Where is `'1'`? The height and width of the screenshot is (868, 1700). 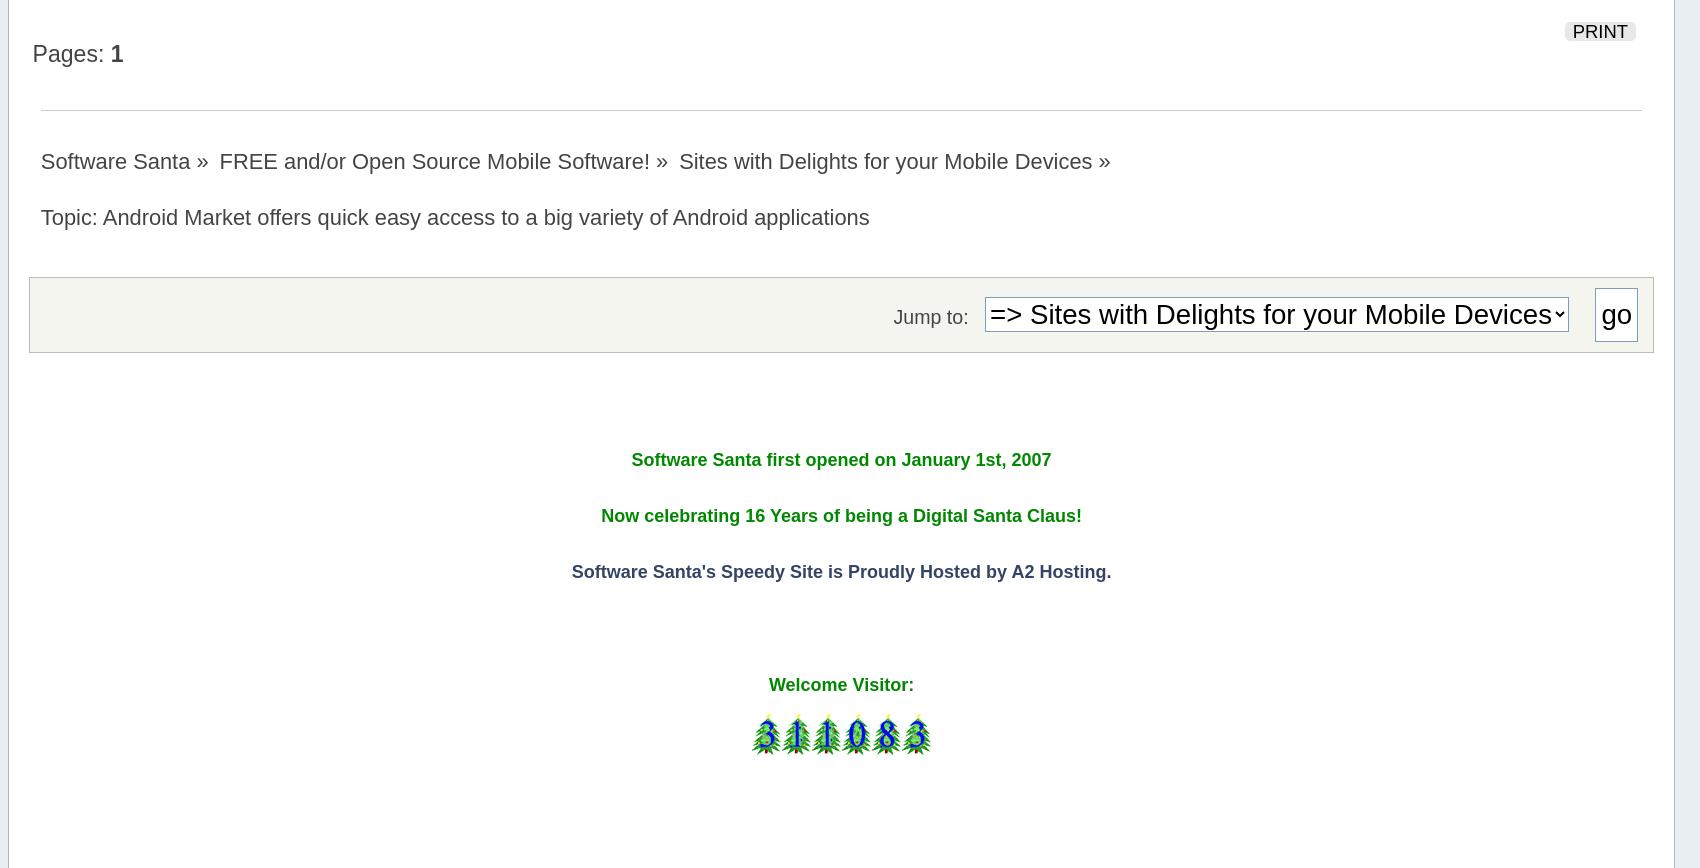
'1' is located at coordinates (115, 53).